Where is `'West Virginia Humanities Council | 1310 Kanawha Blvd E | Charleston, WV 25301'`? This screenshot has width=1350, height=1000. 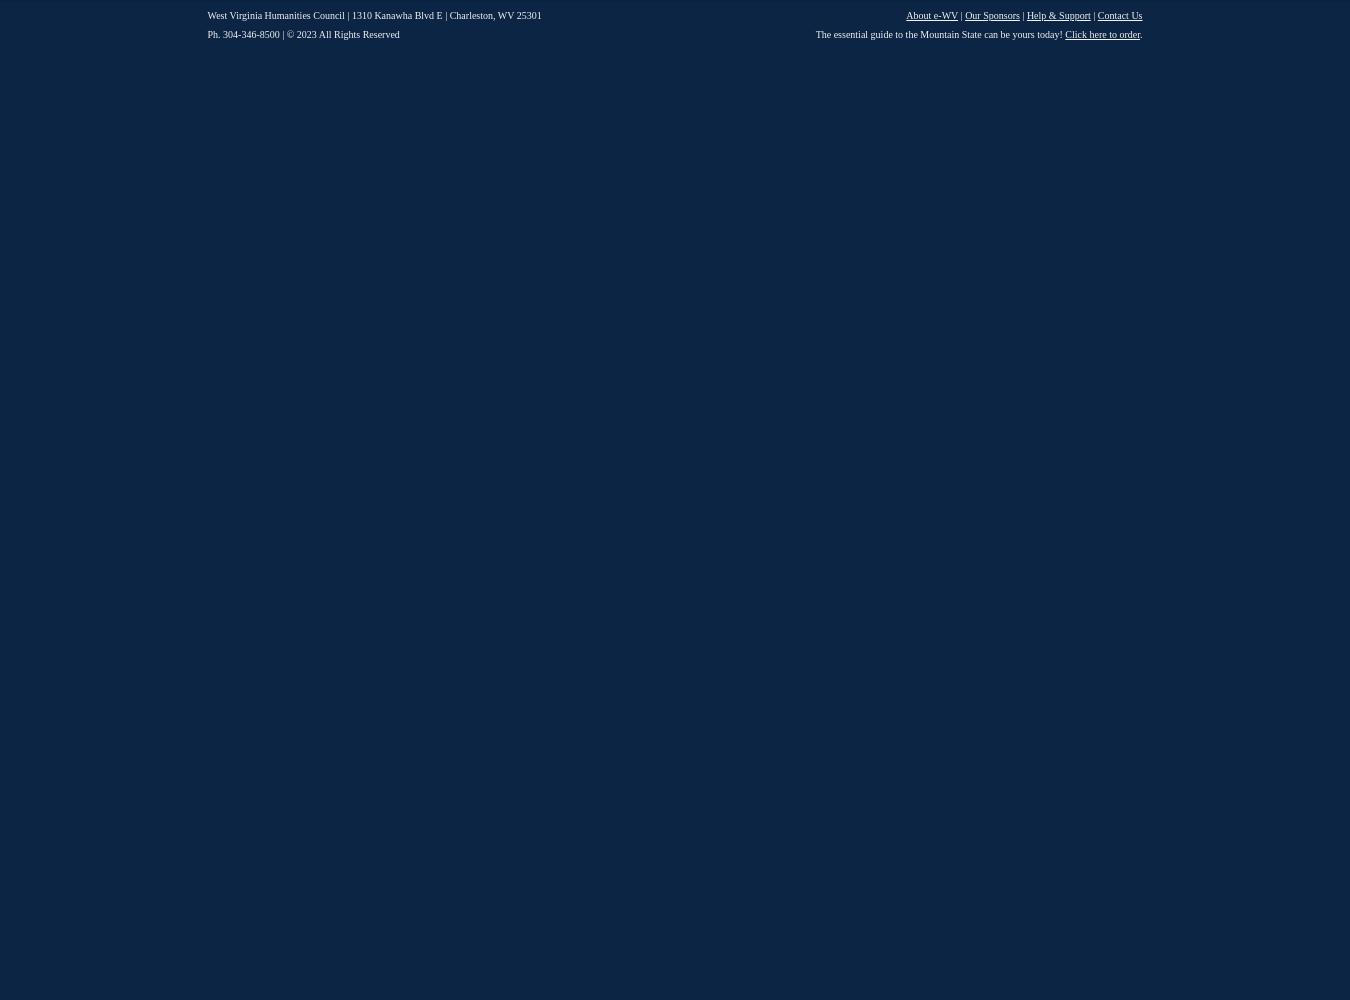 'West Virginia Humanities Council | 1310 Kanawha Blvd E | Charleston, WV 25301' is located at coordinates (373, 15).